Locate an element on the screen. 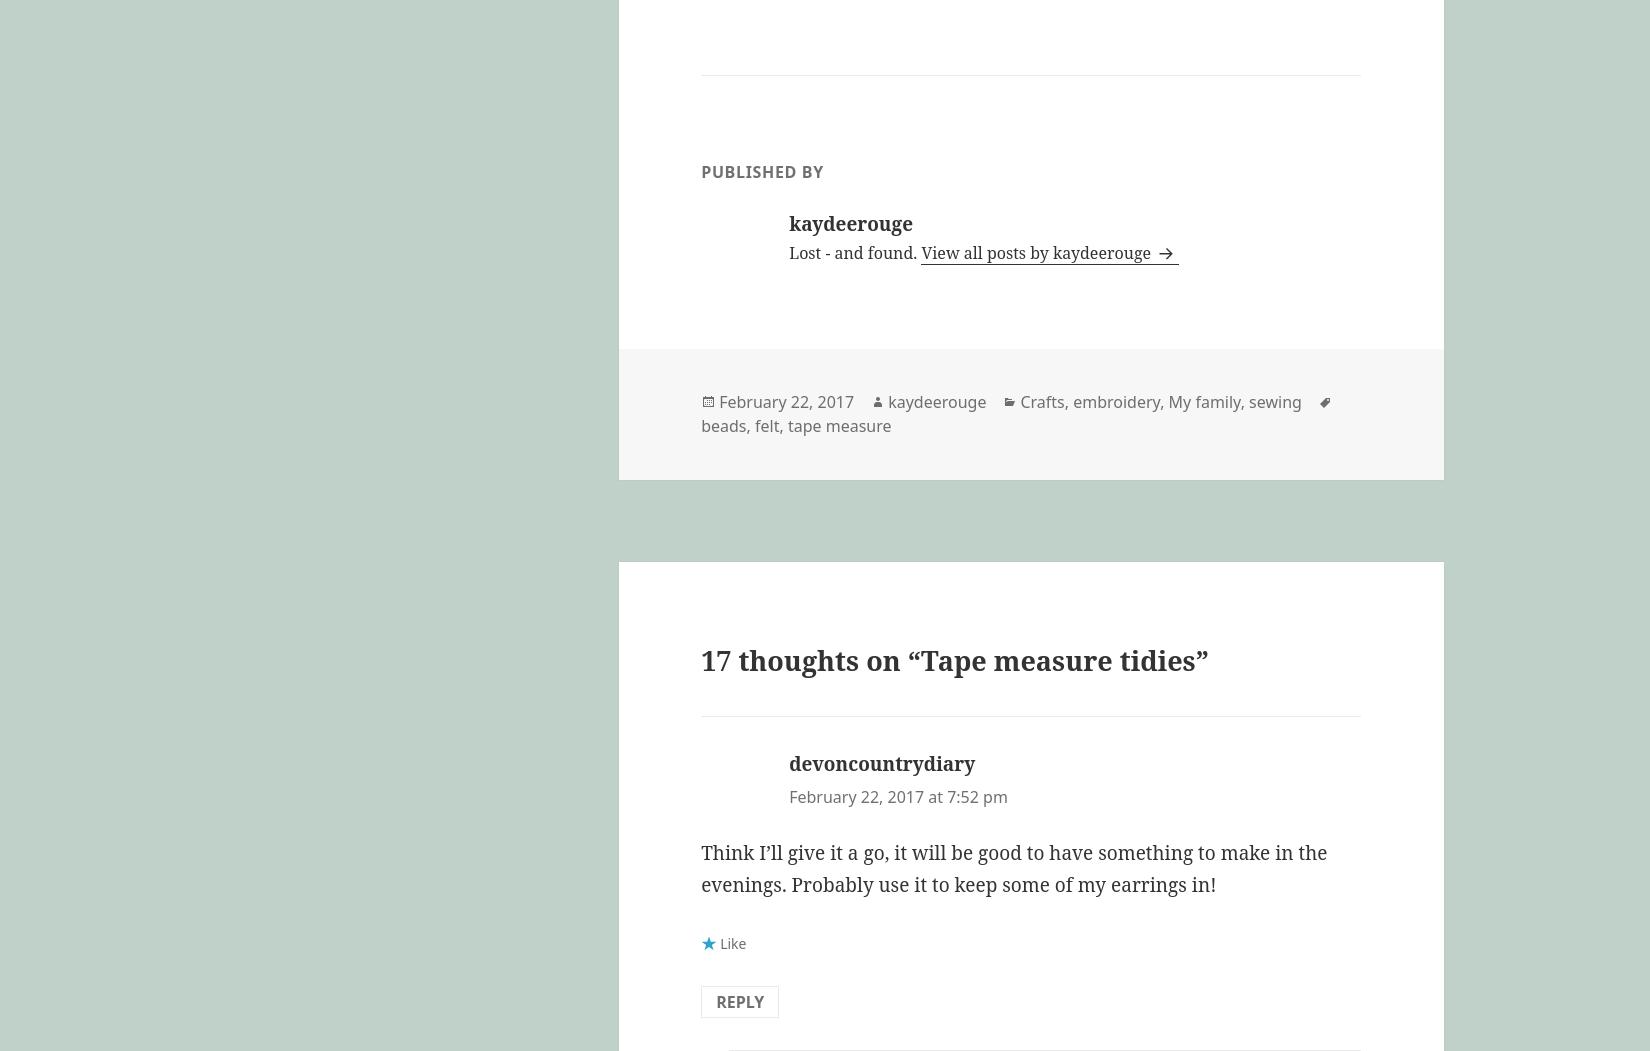 This screenshot has height=1051, width=1650. 'Crafts' is located at coordinates (1041, 401).